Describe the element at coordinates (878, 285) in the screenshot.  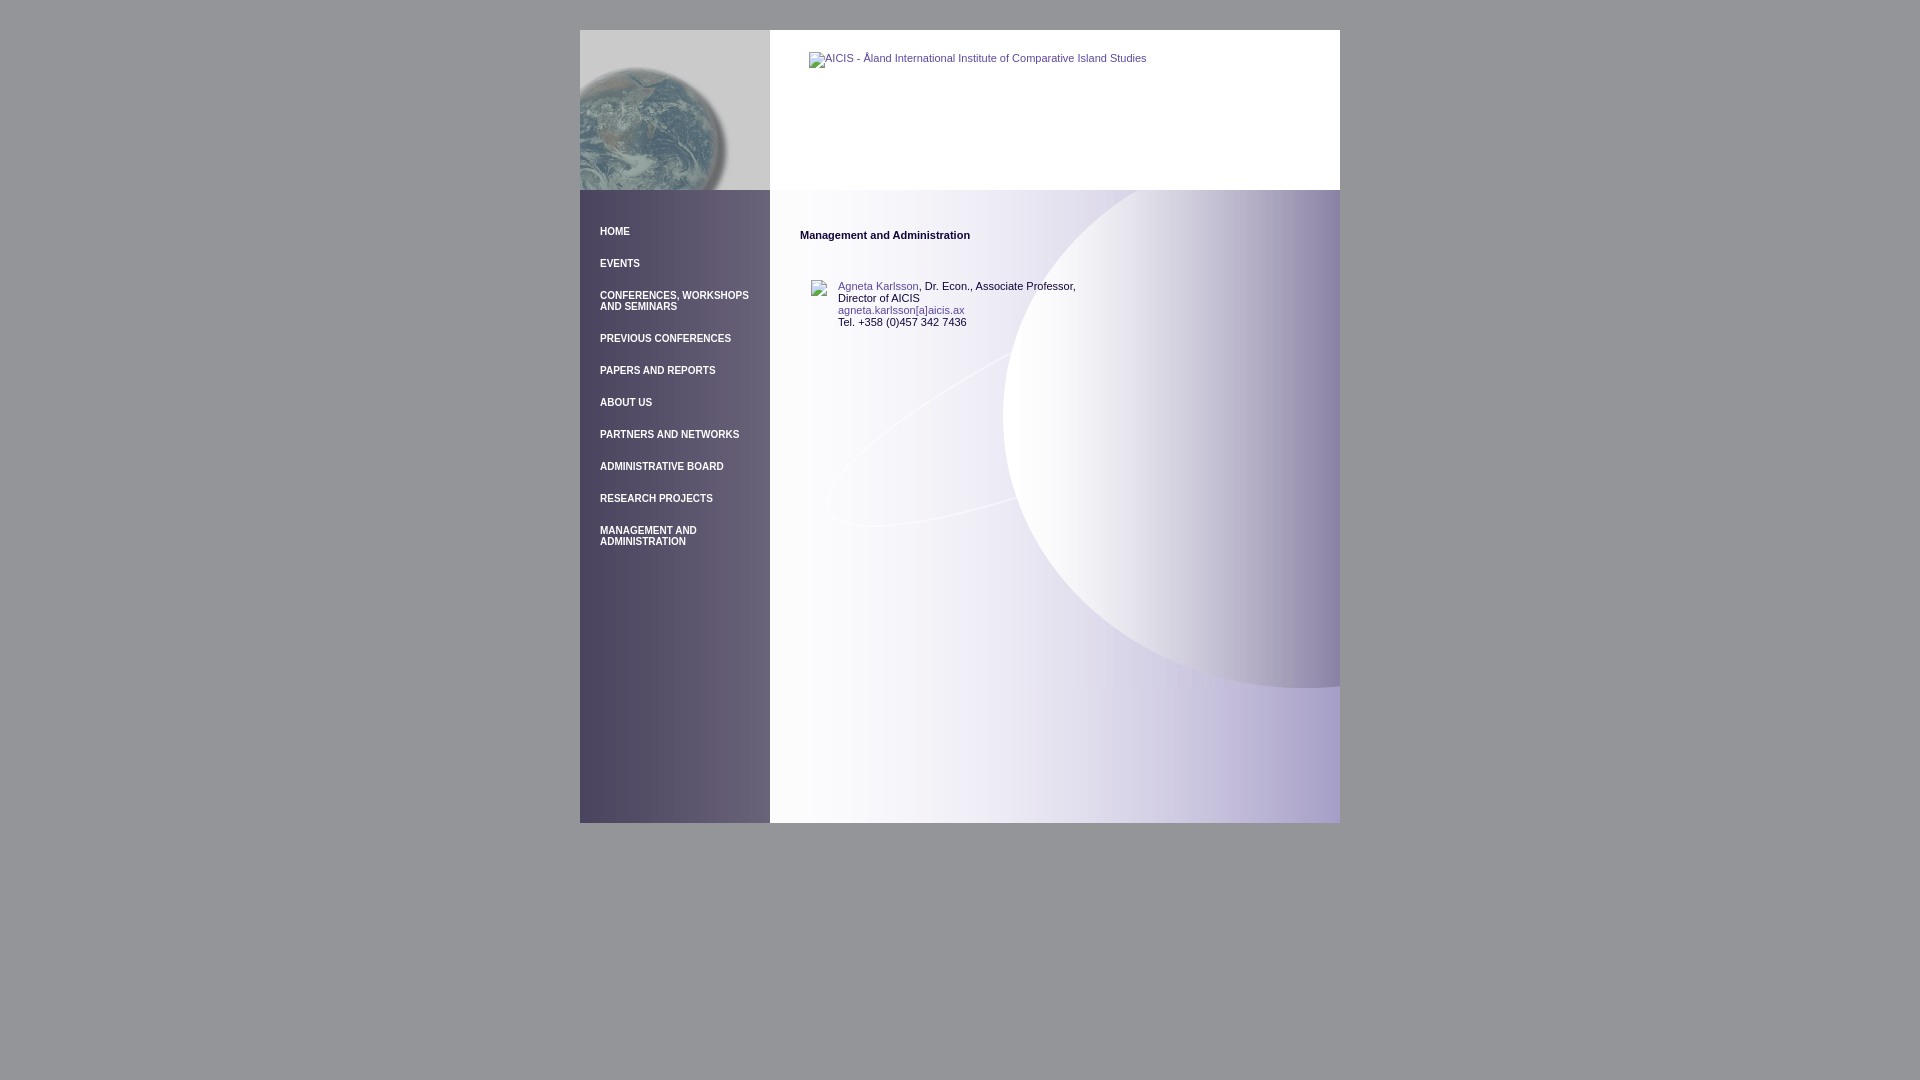
I see `'Agneta Karlsson'` at that location.